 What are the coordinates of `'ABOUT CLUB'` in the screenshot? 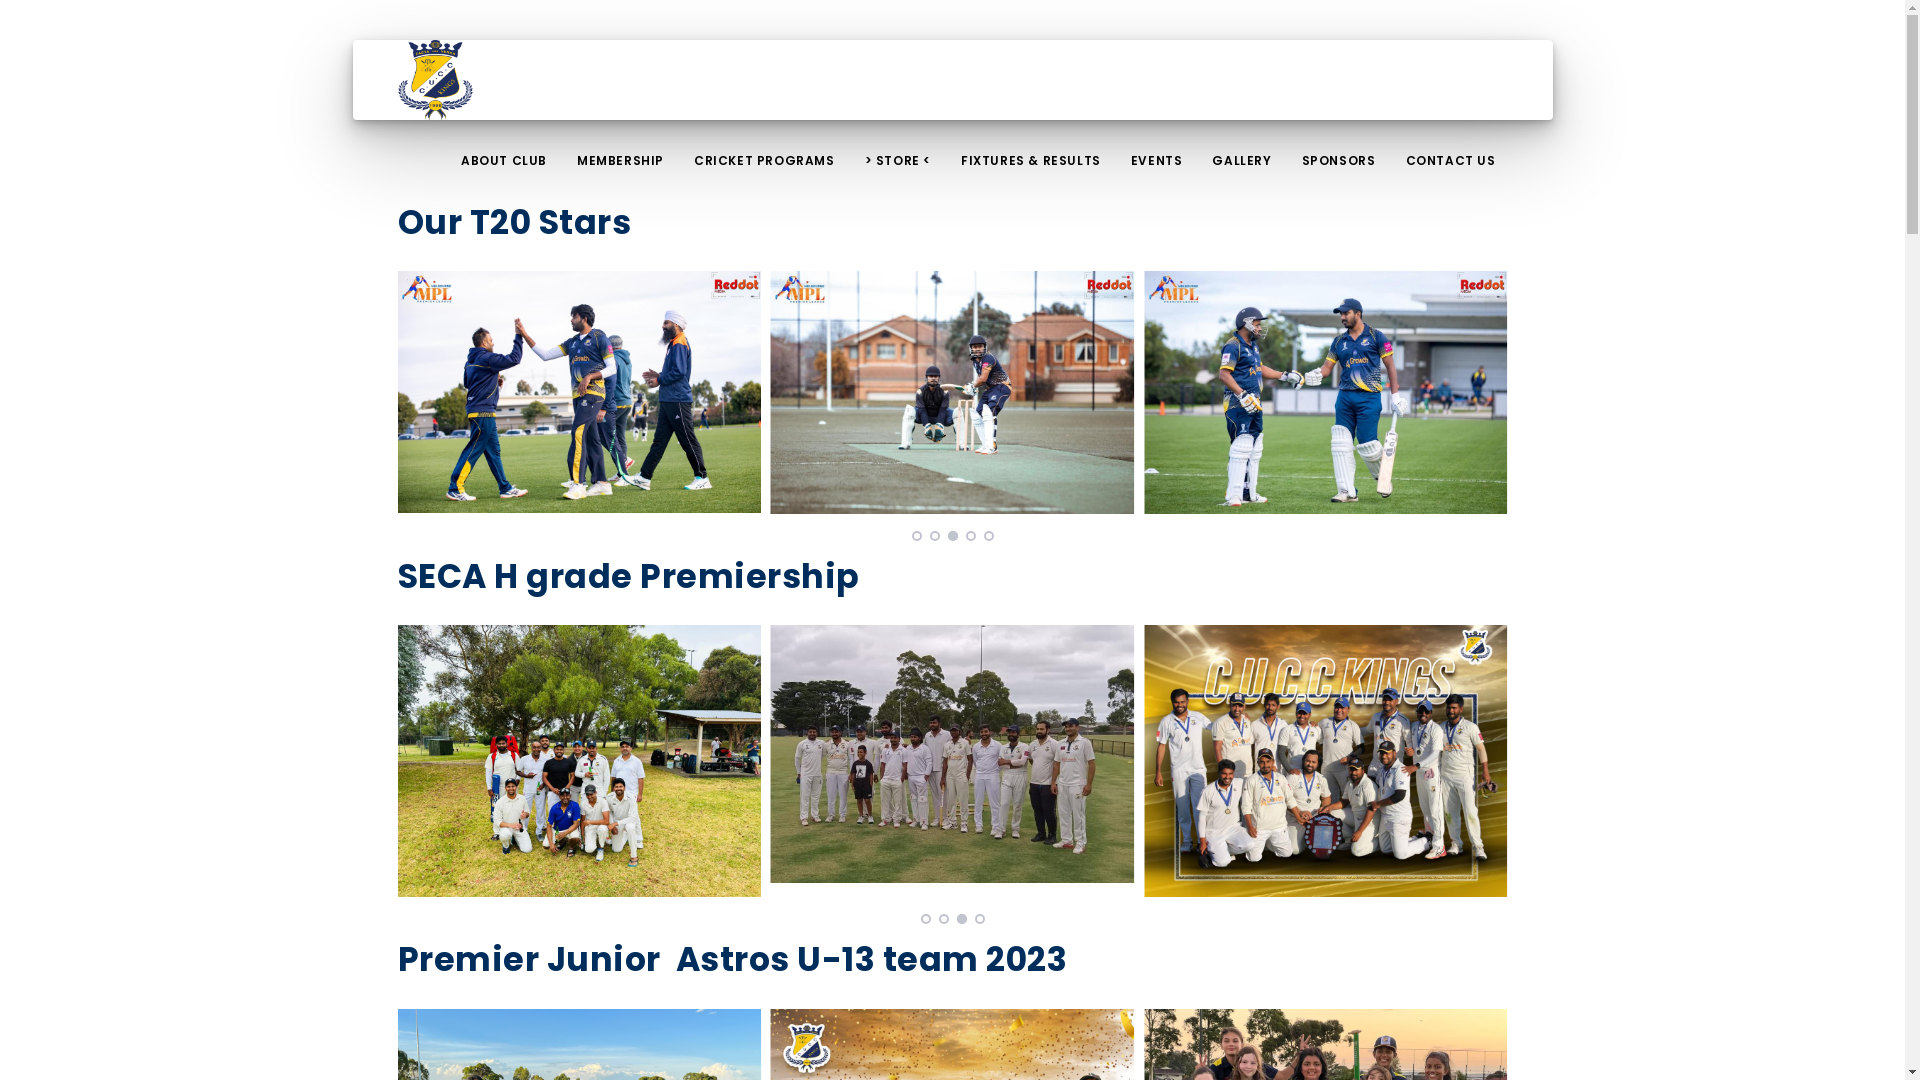 It's located at (504, 159).